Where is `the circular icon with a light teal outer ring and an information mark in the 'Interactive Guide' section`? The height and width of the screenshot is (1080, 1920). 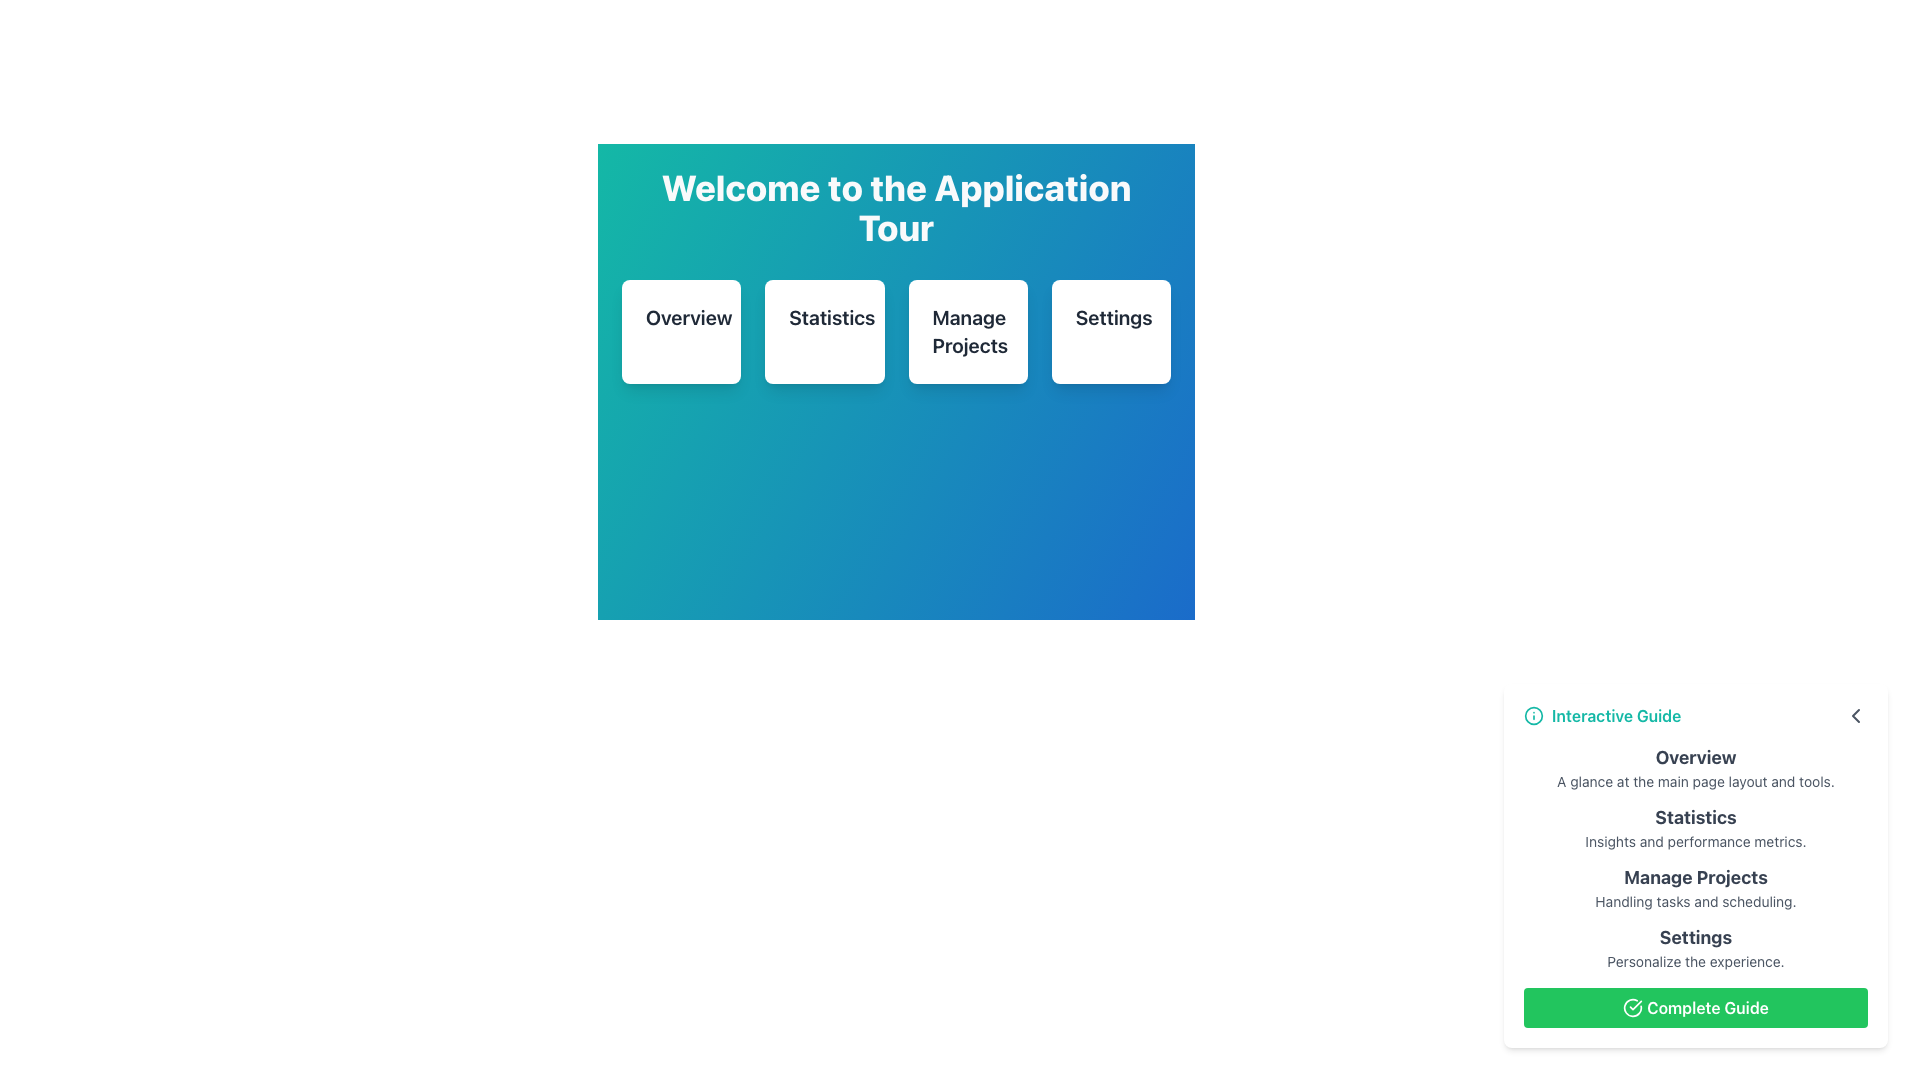 the circular icon with a light teal outer ring and an information mark in the 'Interactive Guide' section is located at coordinates (1533, 715).